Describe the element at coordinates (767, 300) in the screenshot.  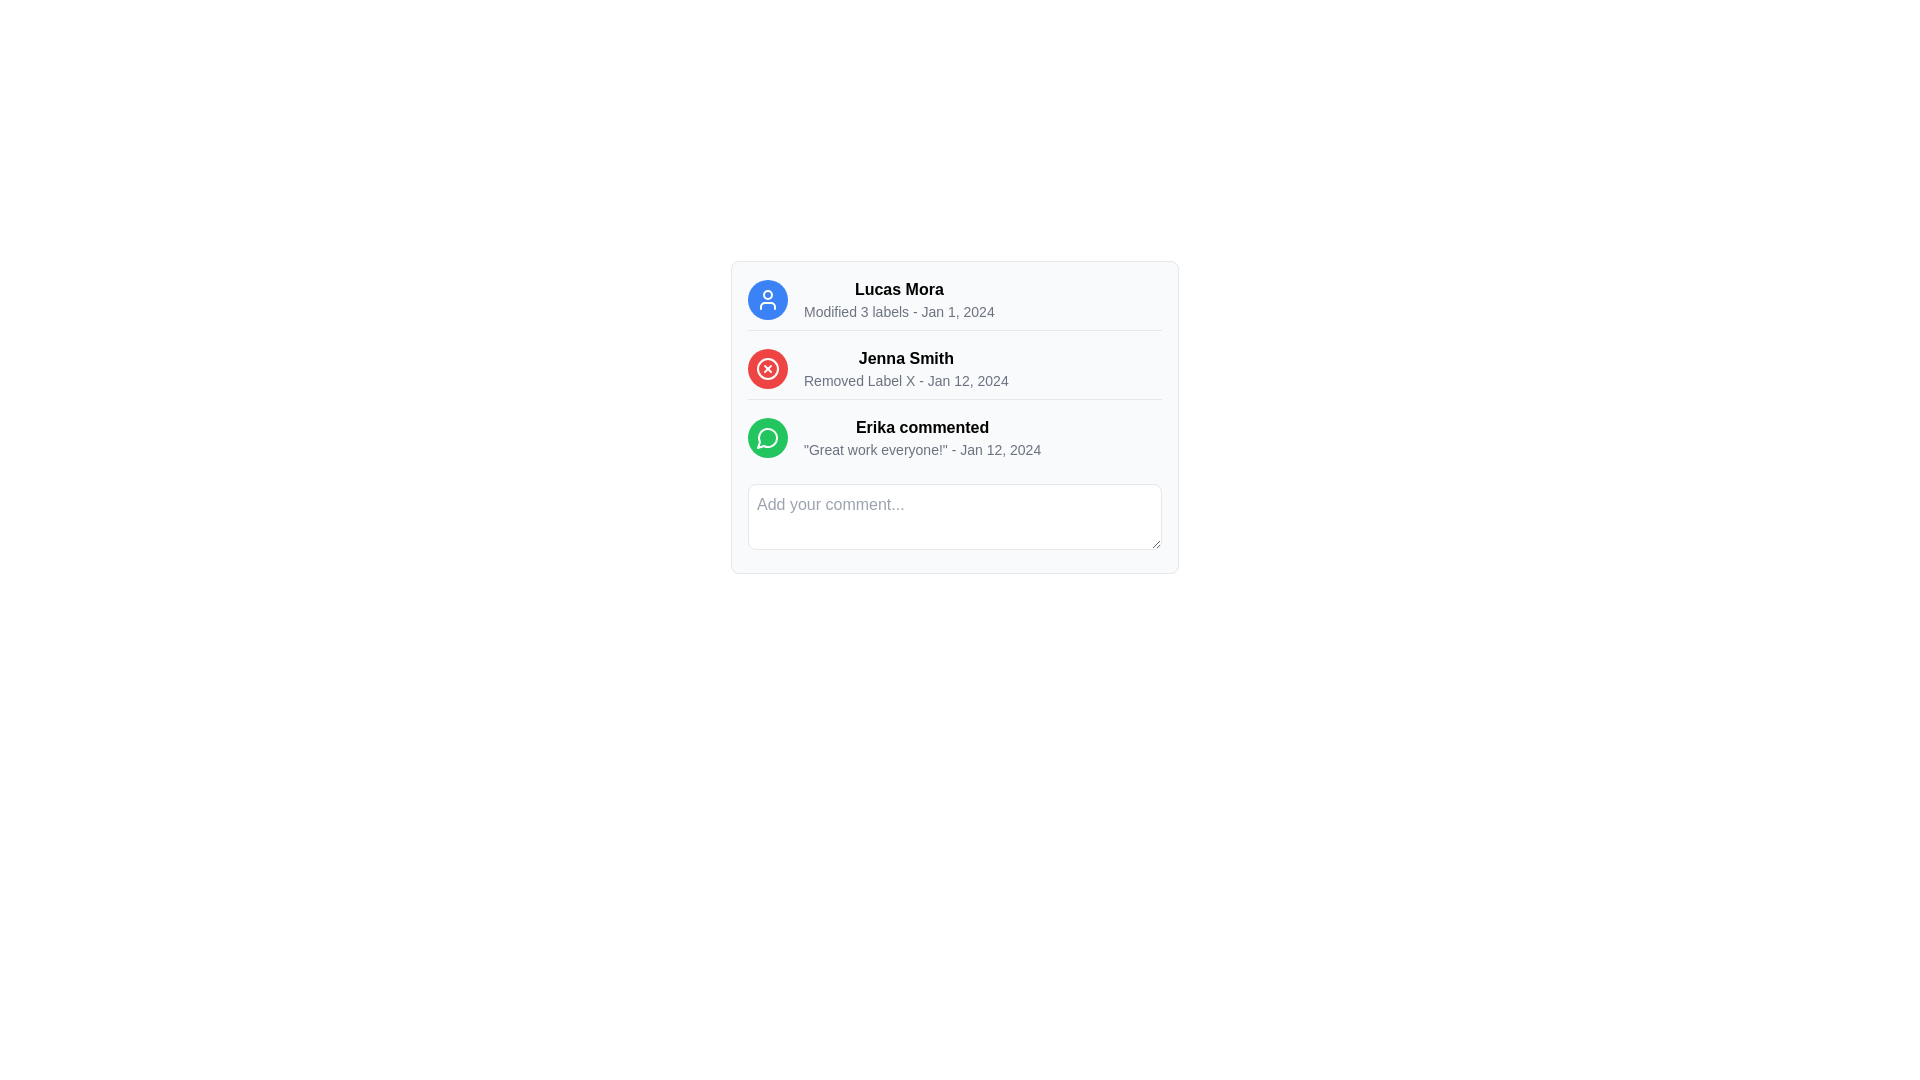
I see `the user outline icon with a blue background and white outline located on the leftmost side of the top row, aligned with 'Lucas Mora'` at that location.